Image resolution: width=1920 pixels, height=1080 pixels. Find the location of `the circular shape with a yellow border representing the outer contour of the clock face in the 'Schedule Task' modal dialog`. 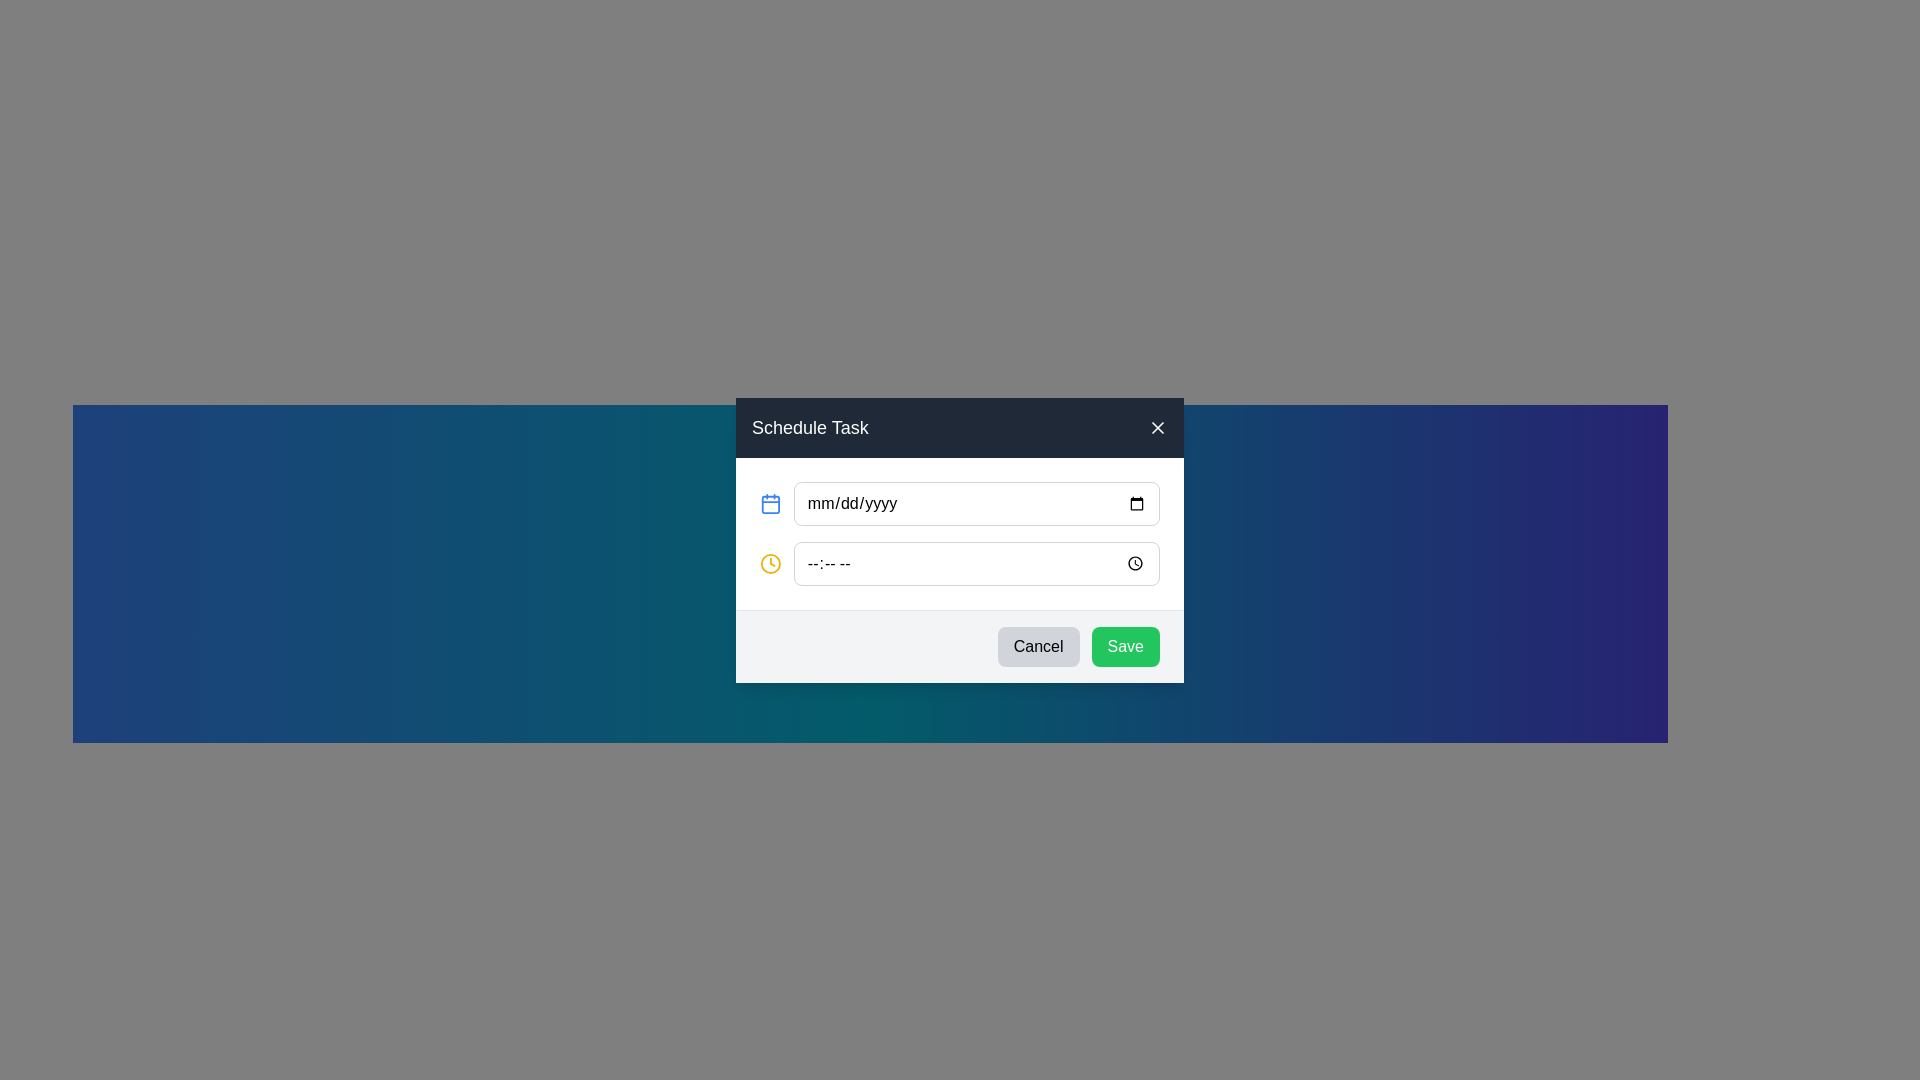

the circular shape with a yellow border representing the outer contour of the clock face in the 'Schedule Task' modal dialog is located at coordinates (769, 563).